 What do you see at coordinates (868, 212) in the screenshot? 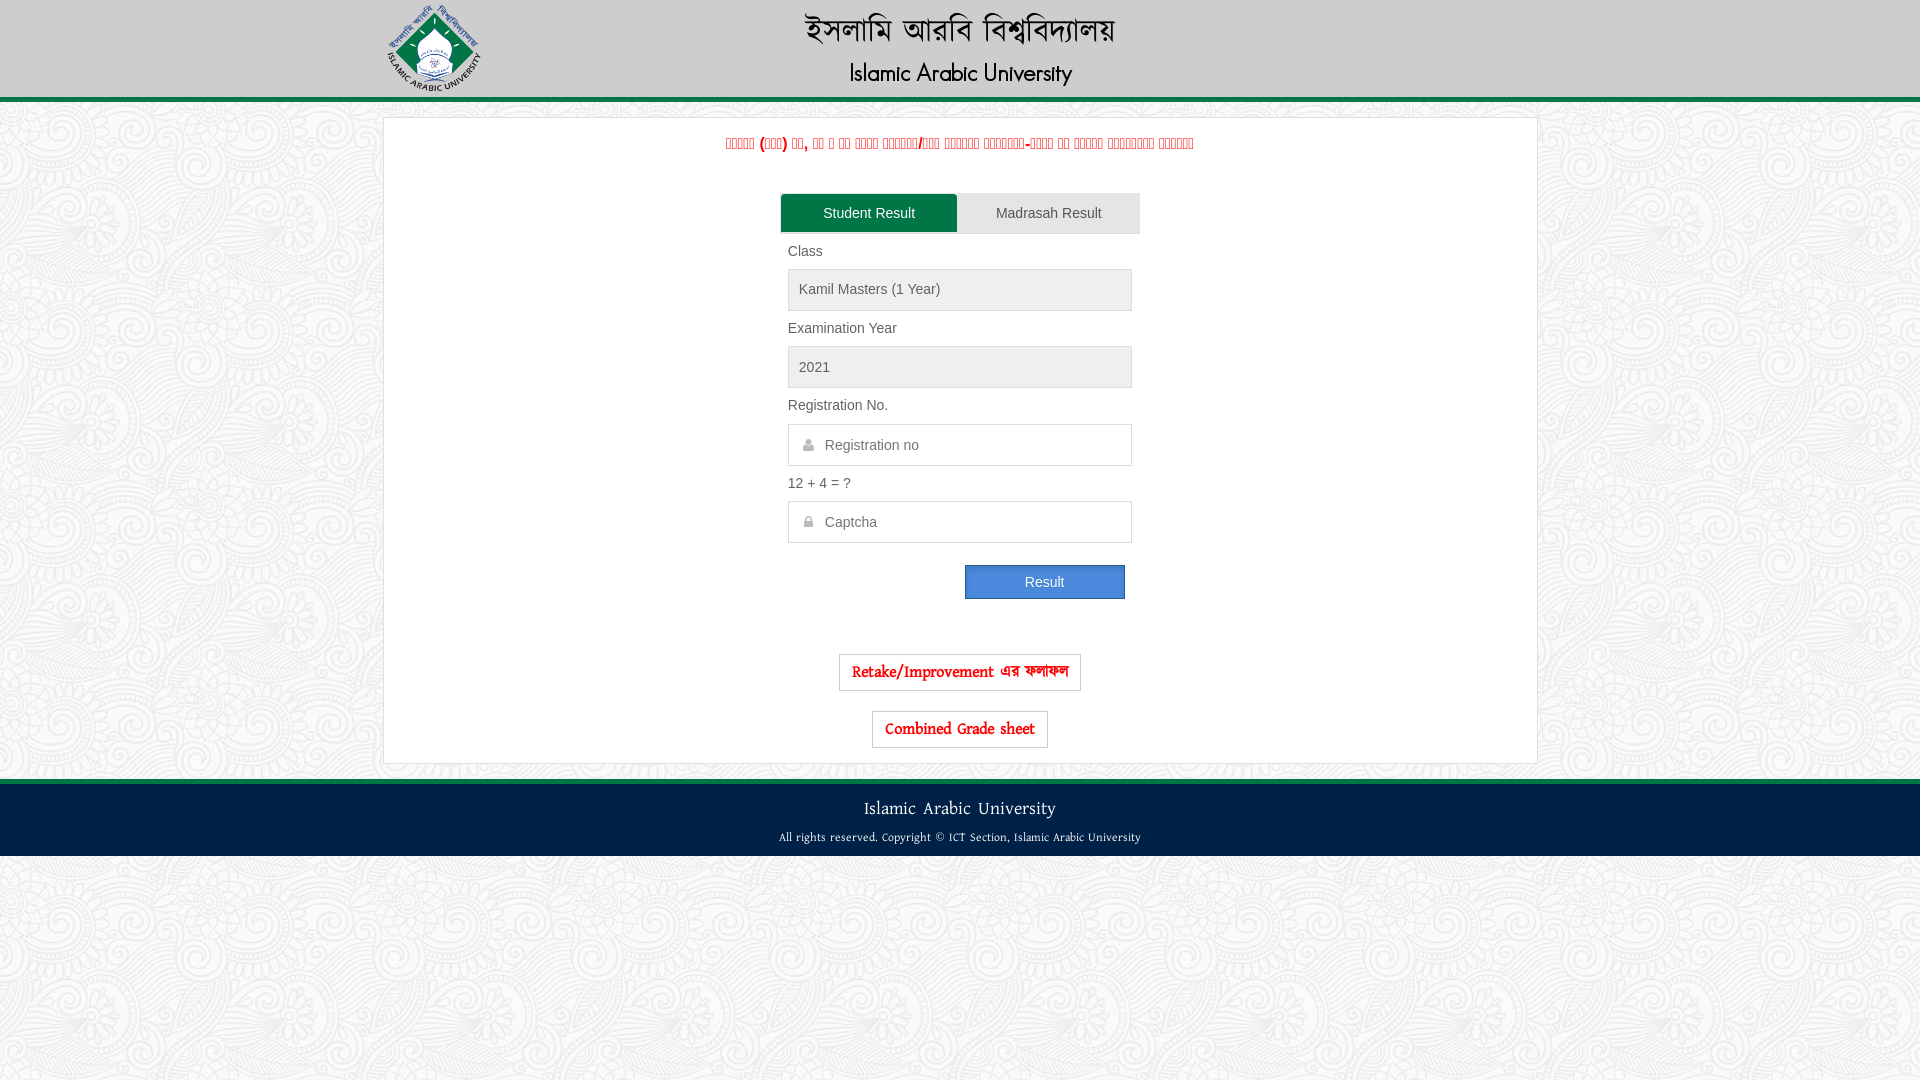
I see `'Student Result'` at bounding box center [868, 212].